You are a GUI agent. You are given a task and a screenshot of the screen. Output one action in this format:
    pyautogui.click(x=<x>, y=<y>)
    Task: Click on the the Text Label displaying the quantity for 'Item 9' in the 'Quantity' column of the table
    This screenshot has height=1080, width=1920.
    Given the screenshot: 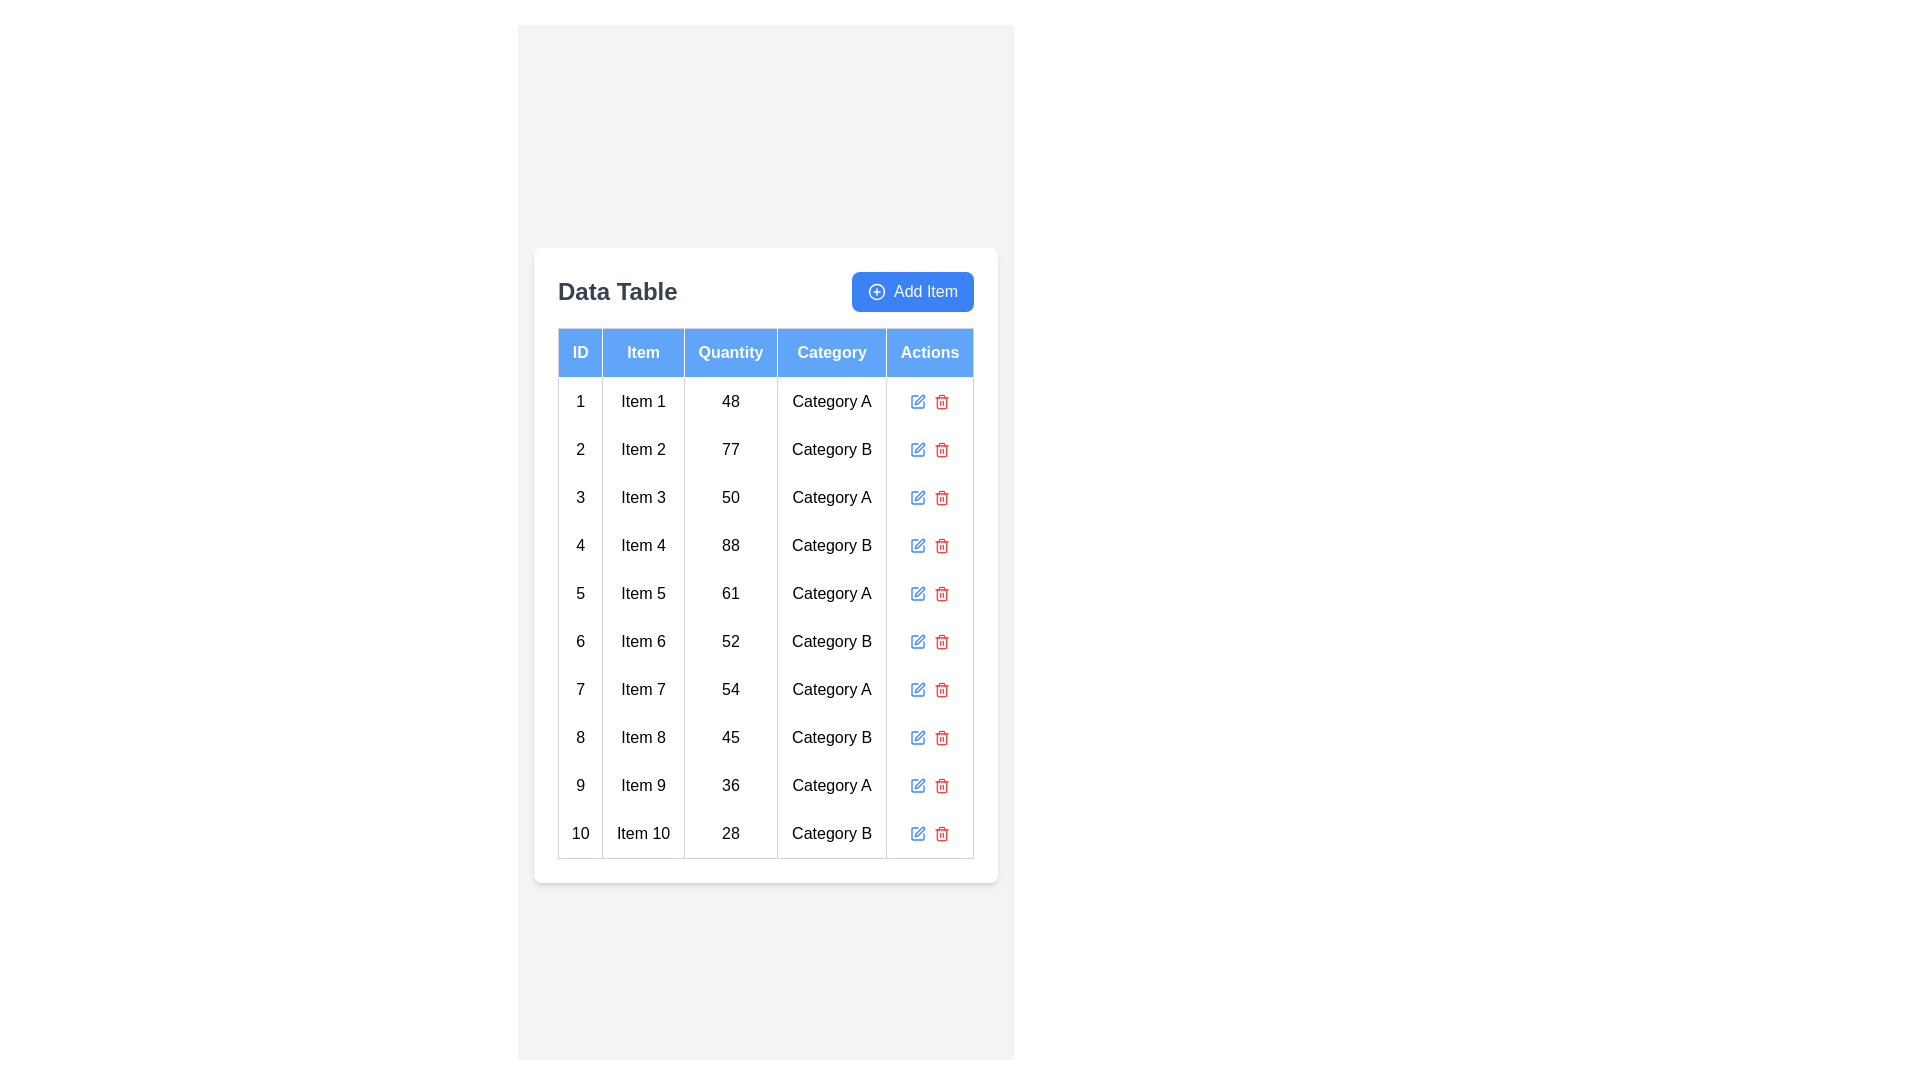 What is the action you would take?
    pyautogui.click(x=729, y=784)
    